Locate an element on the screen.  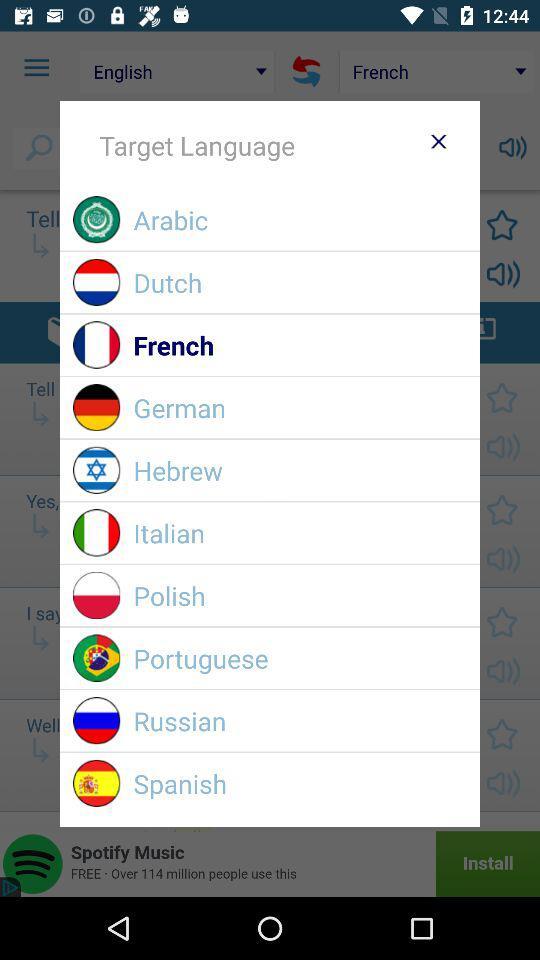
item above the russian is located at coordinates (299, 657).